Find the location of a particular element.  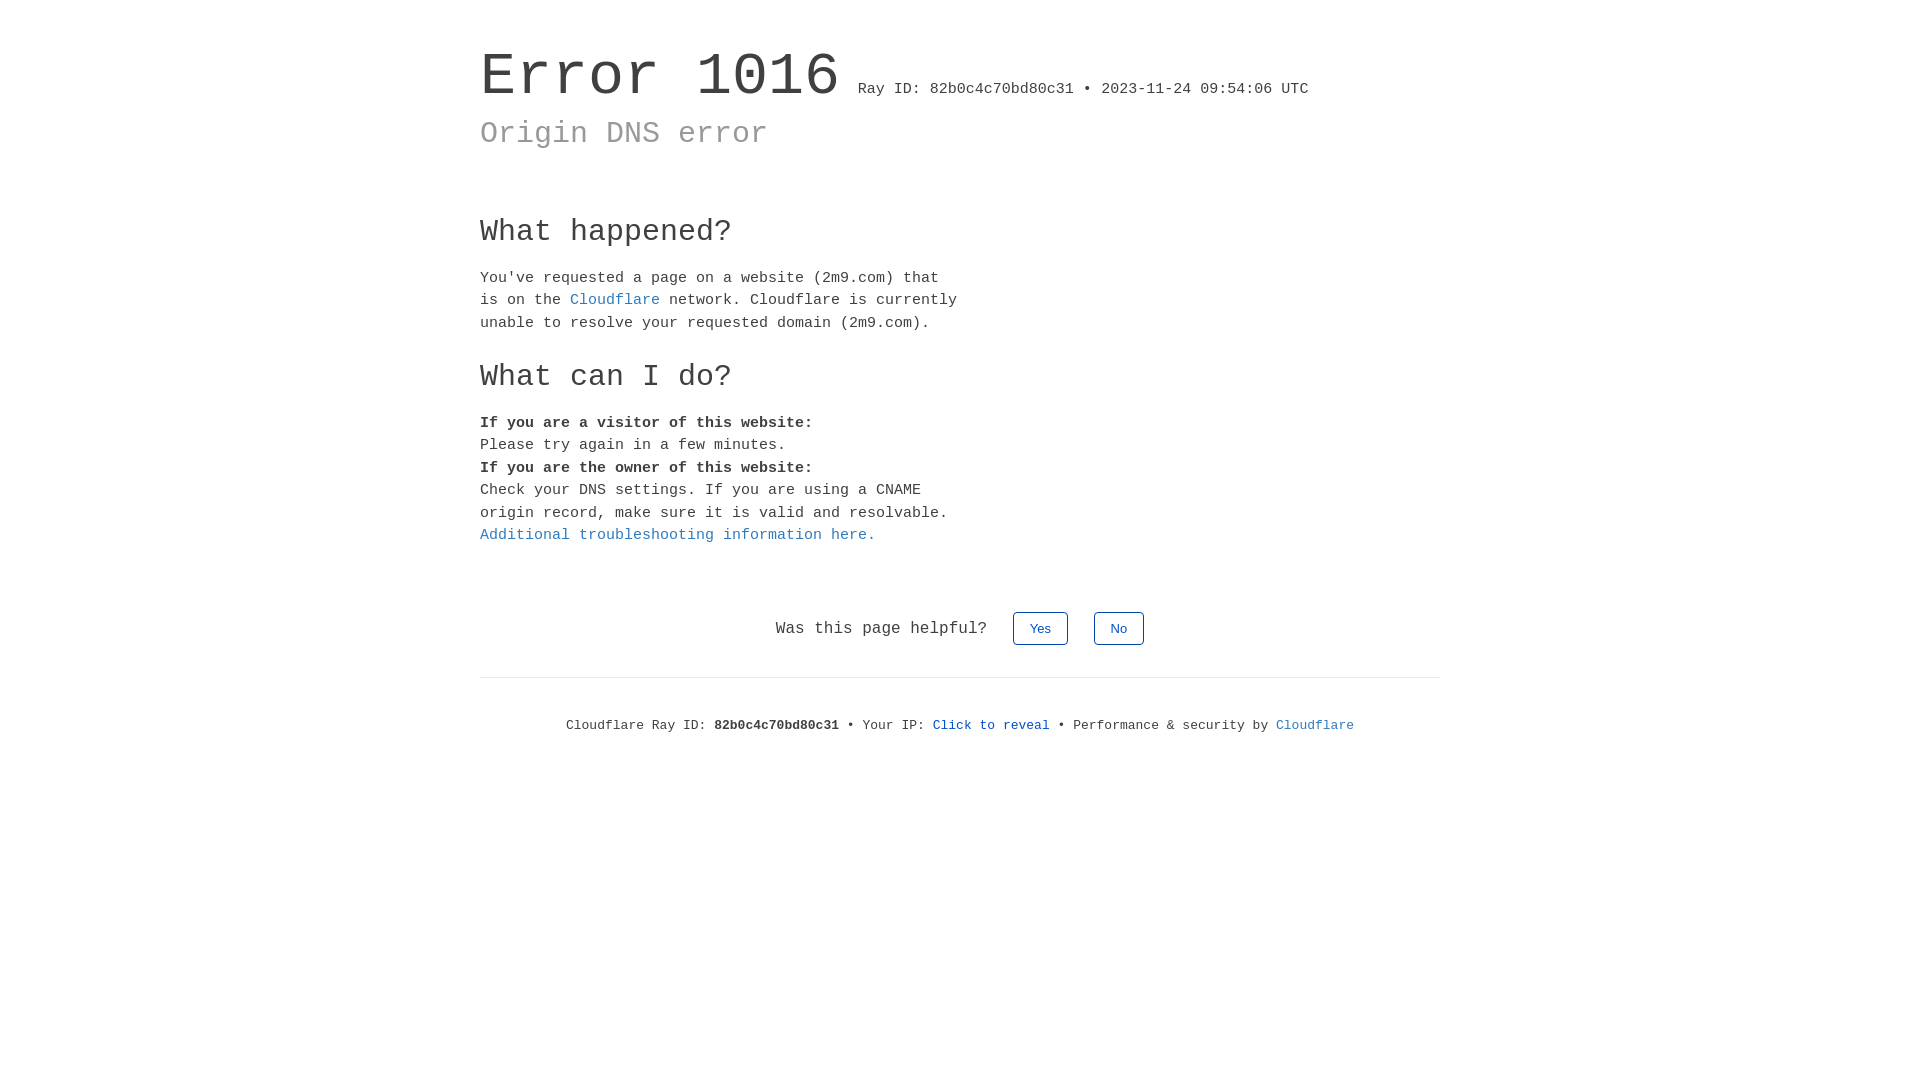

'Cloudflare' is located at coordinates (1315, 725).